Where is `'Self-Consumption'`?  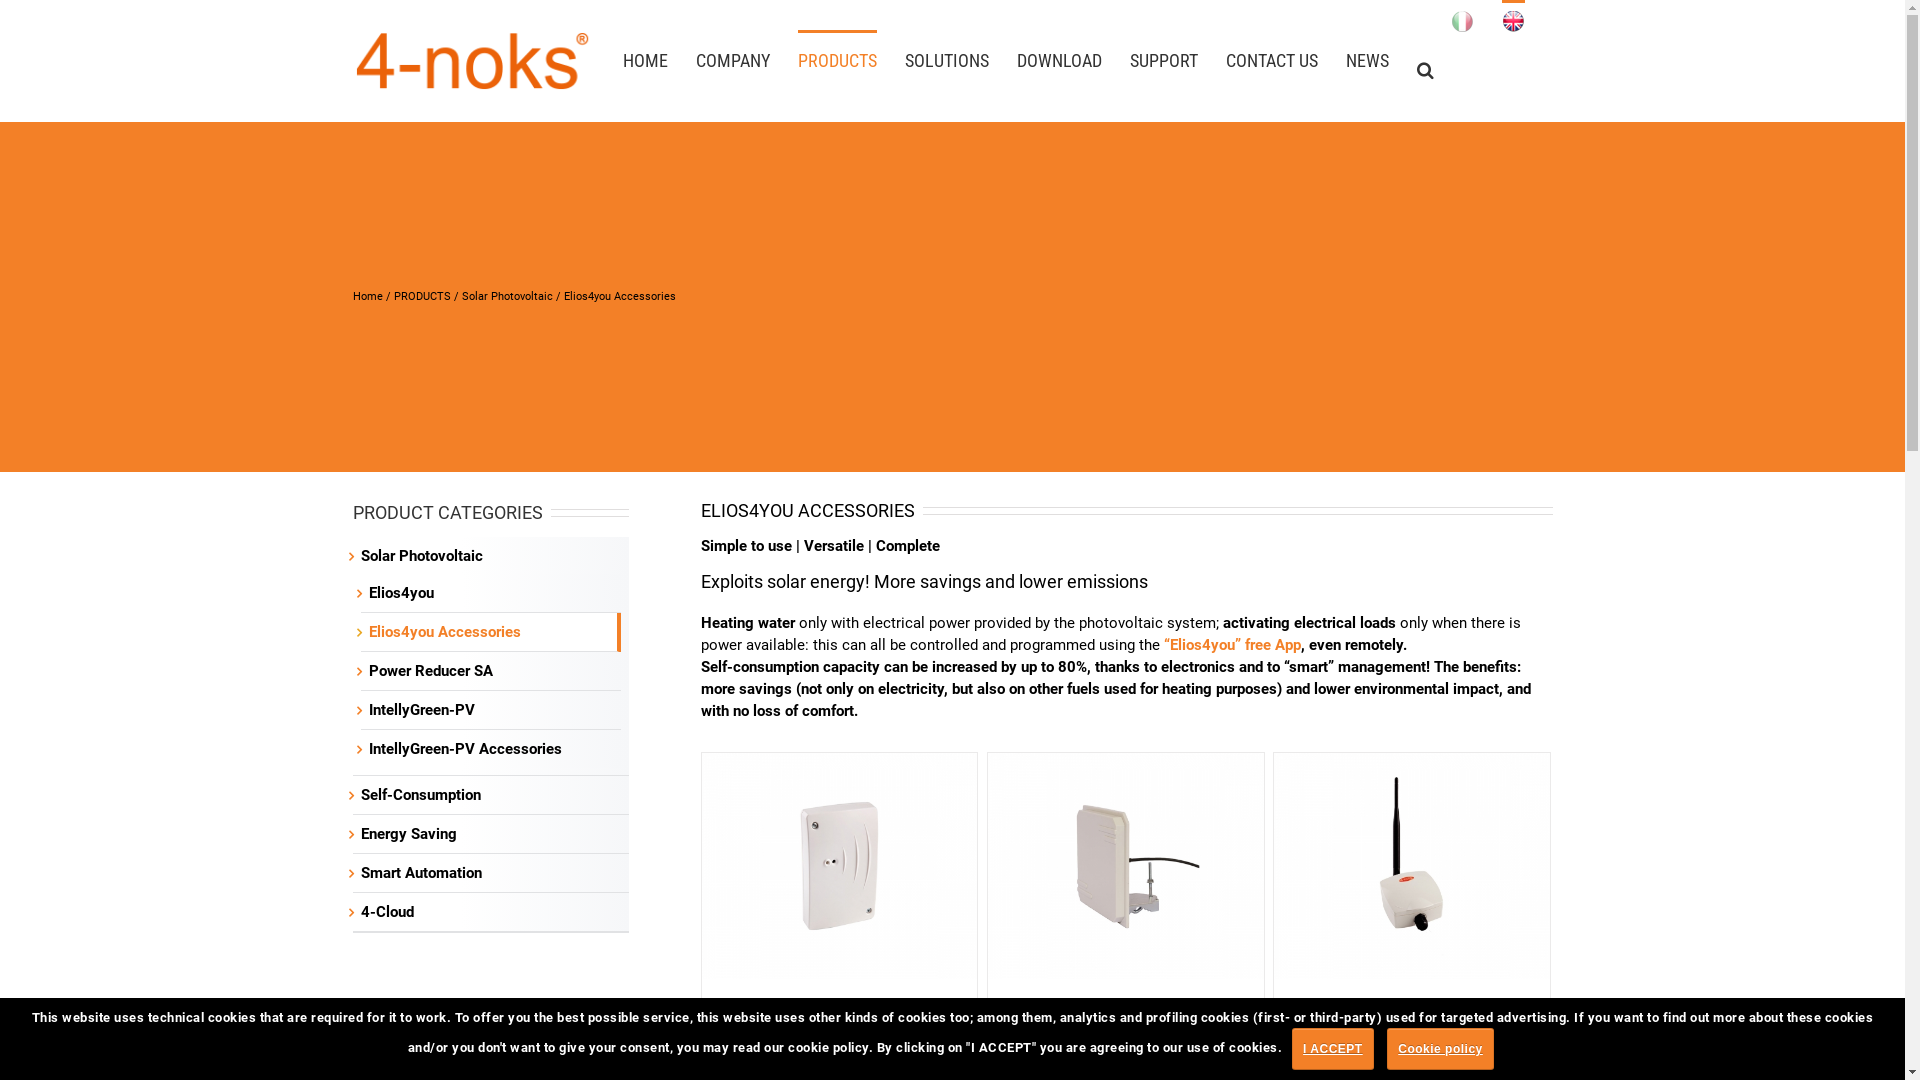
'Self-Consumption' is located at coordinates (419, 793).